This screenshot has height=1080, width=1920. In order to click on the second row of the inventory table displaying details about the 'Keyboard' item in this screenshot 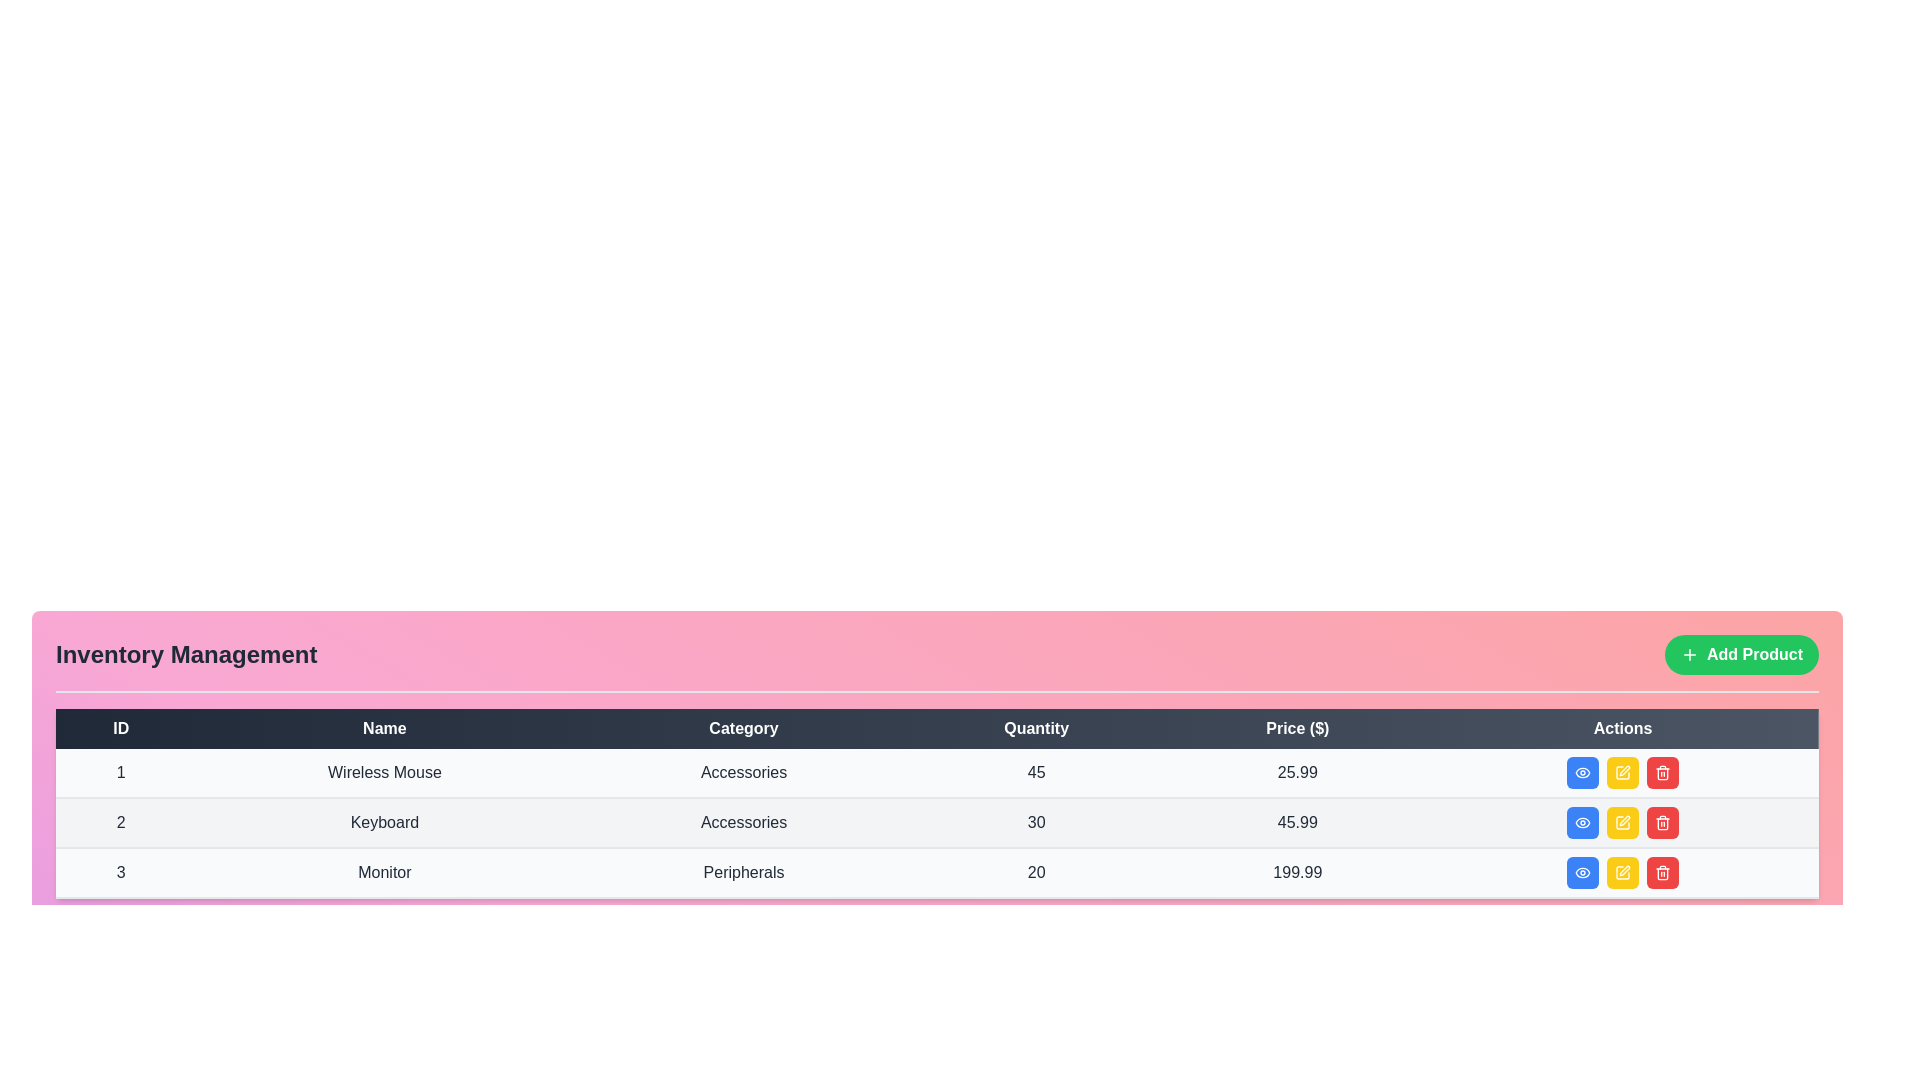, I will do `click(936, 822)`.